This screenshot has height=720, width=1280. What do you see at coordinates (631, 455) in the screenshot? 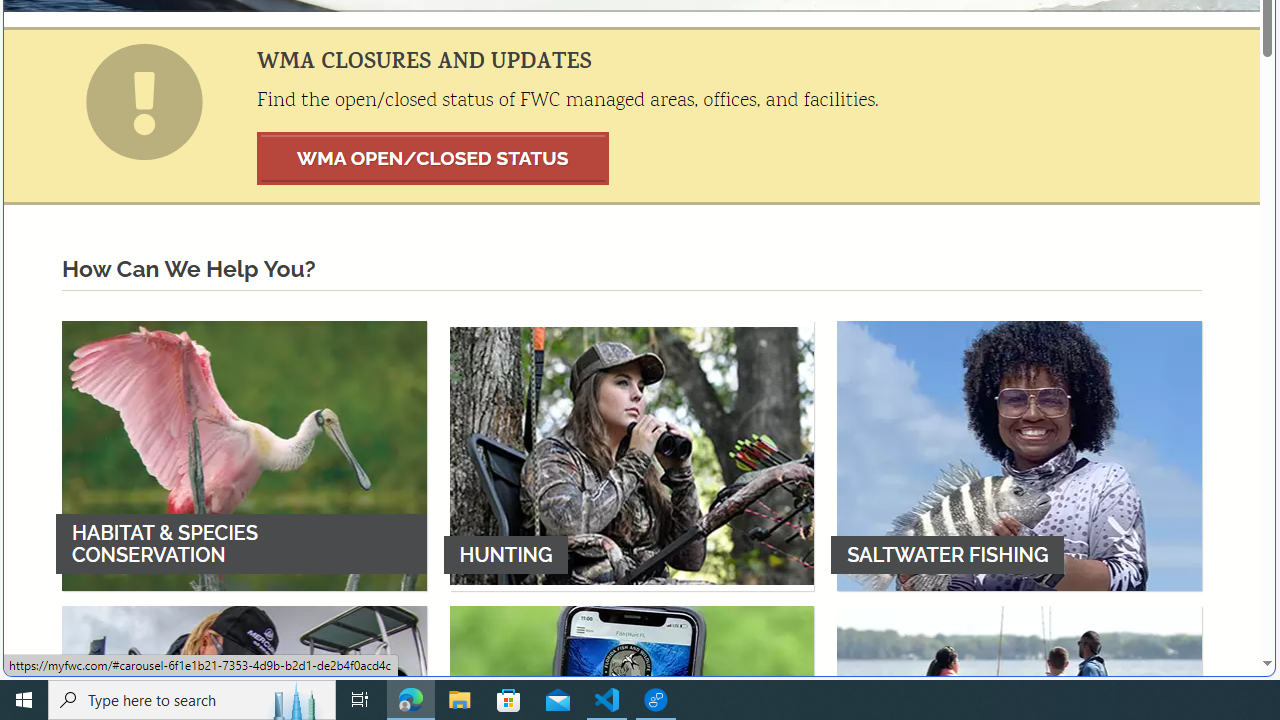
I see `'HUNTING'` at bounding box center [631, 455].